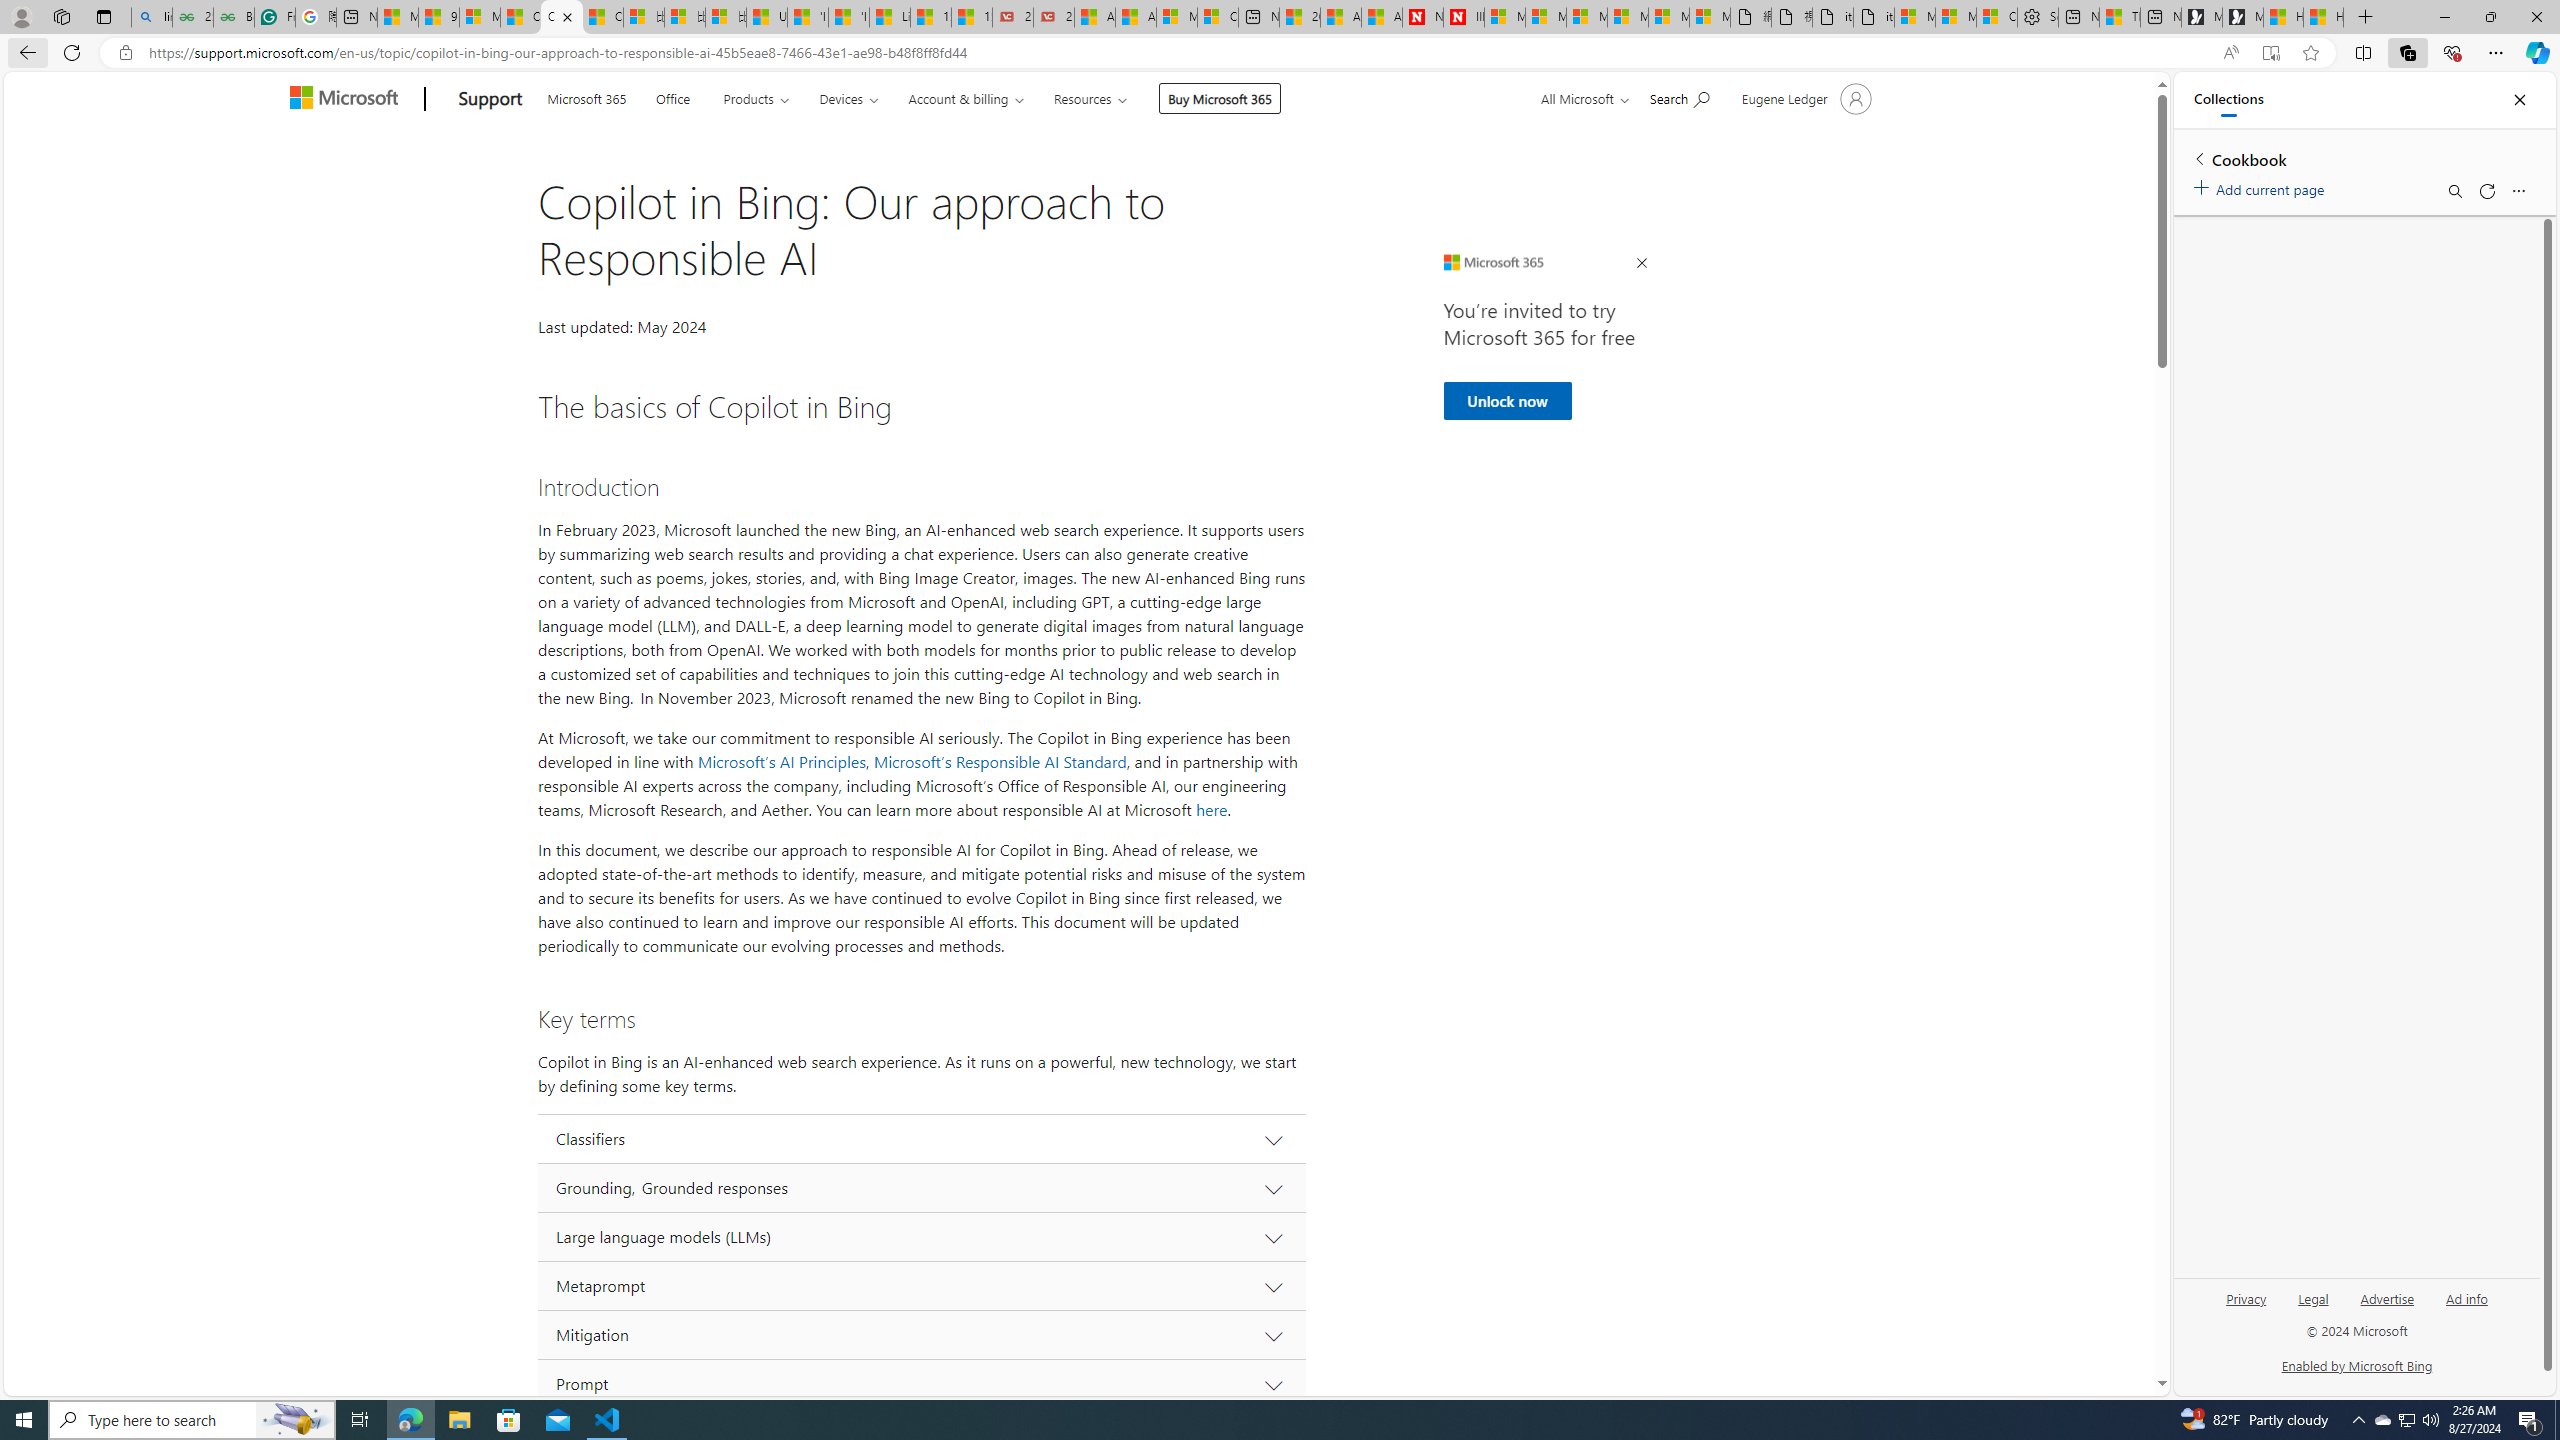 This screenshot has width=2560, height=1440. I want to click on 'Free AI Writing Assistance for Students | Grammarly', so click(274, 16).